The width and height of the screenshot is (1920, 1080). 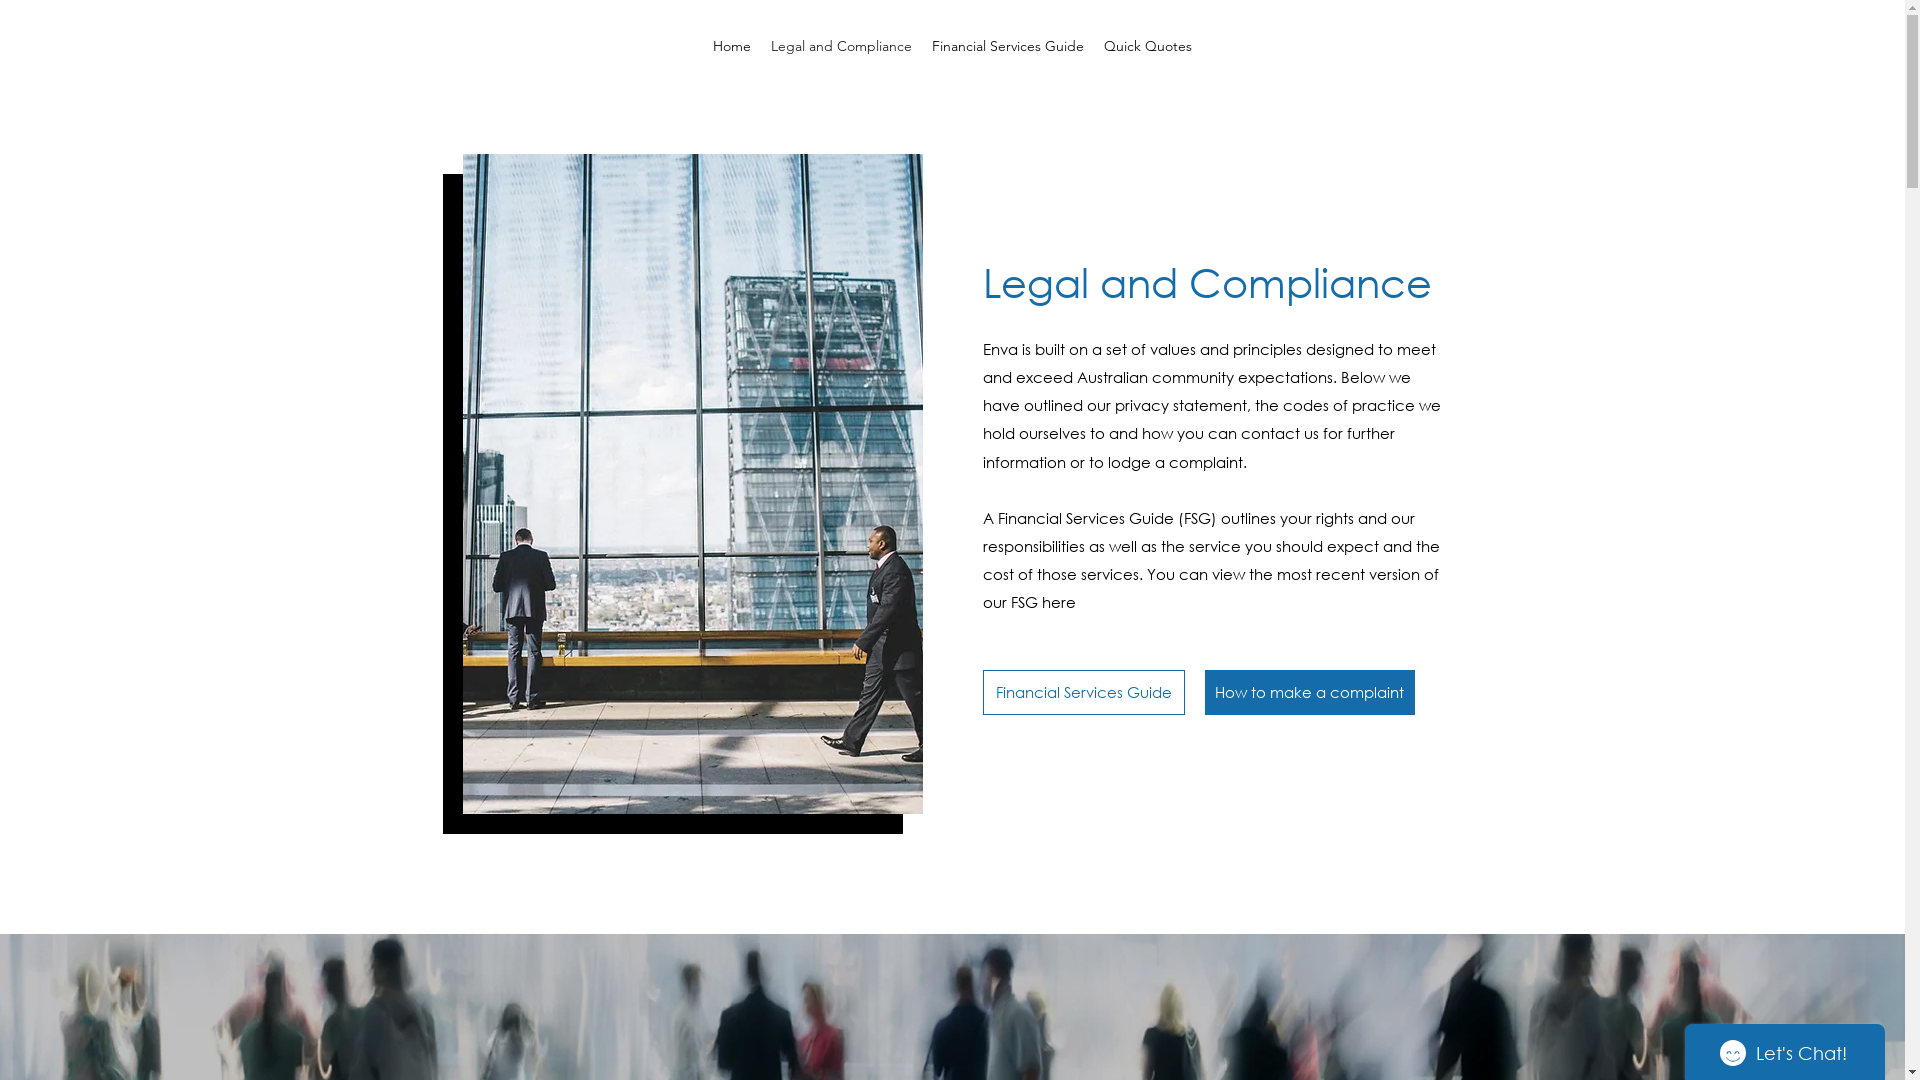 What do you see at coordinates (1008, 45) in the screenshot?
I see `'Financial Services Guide'` at bounding box center [1008, 45].